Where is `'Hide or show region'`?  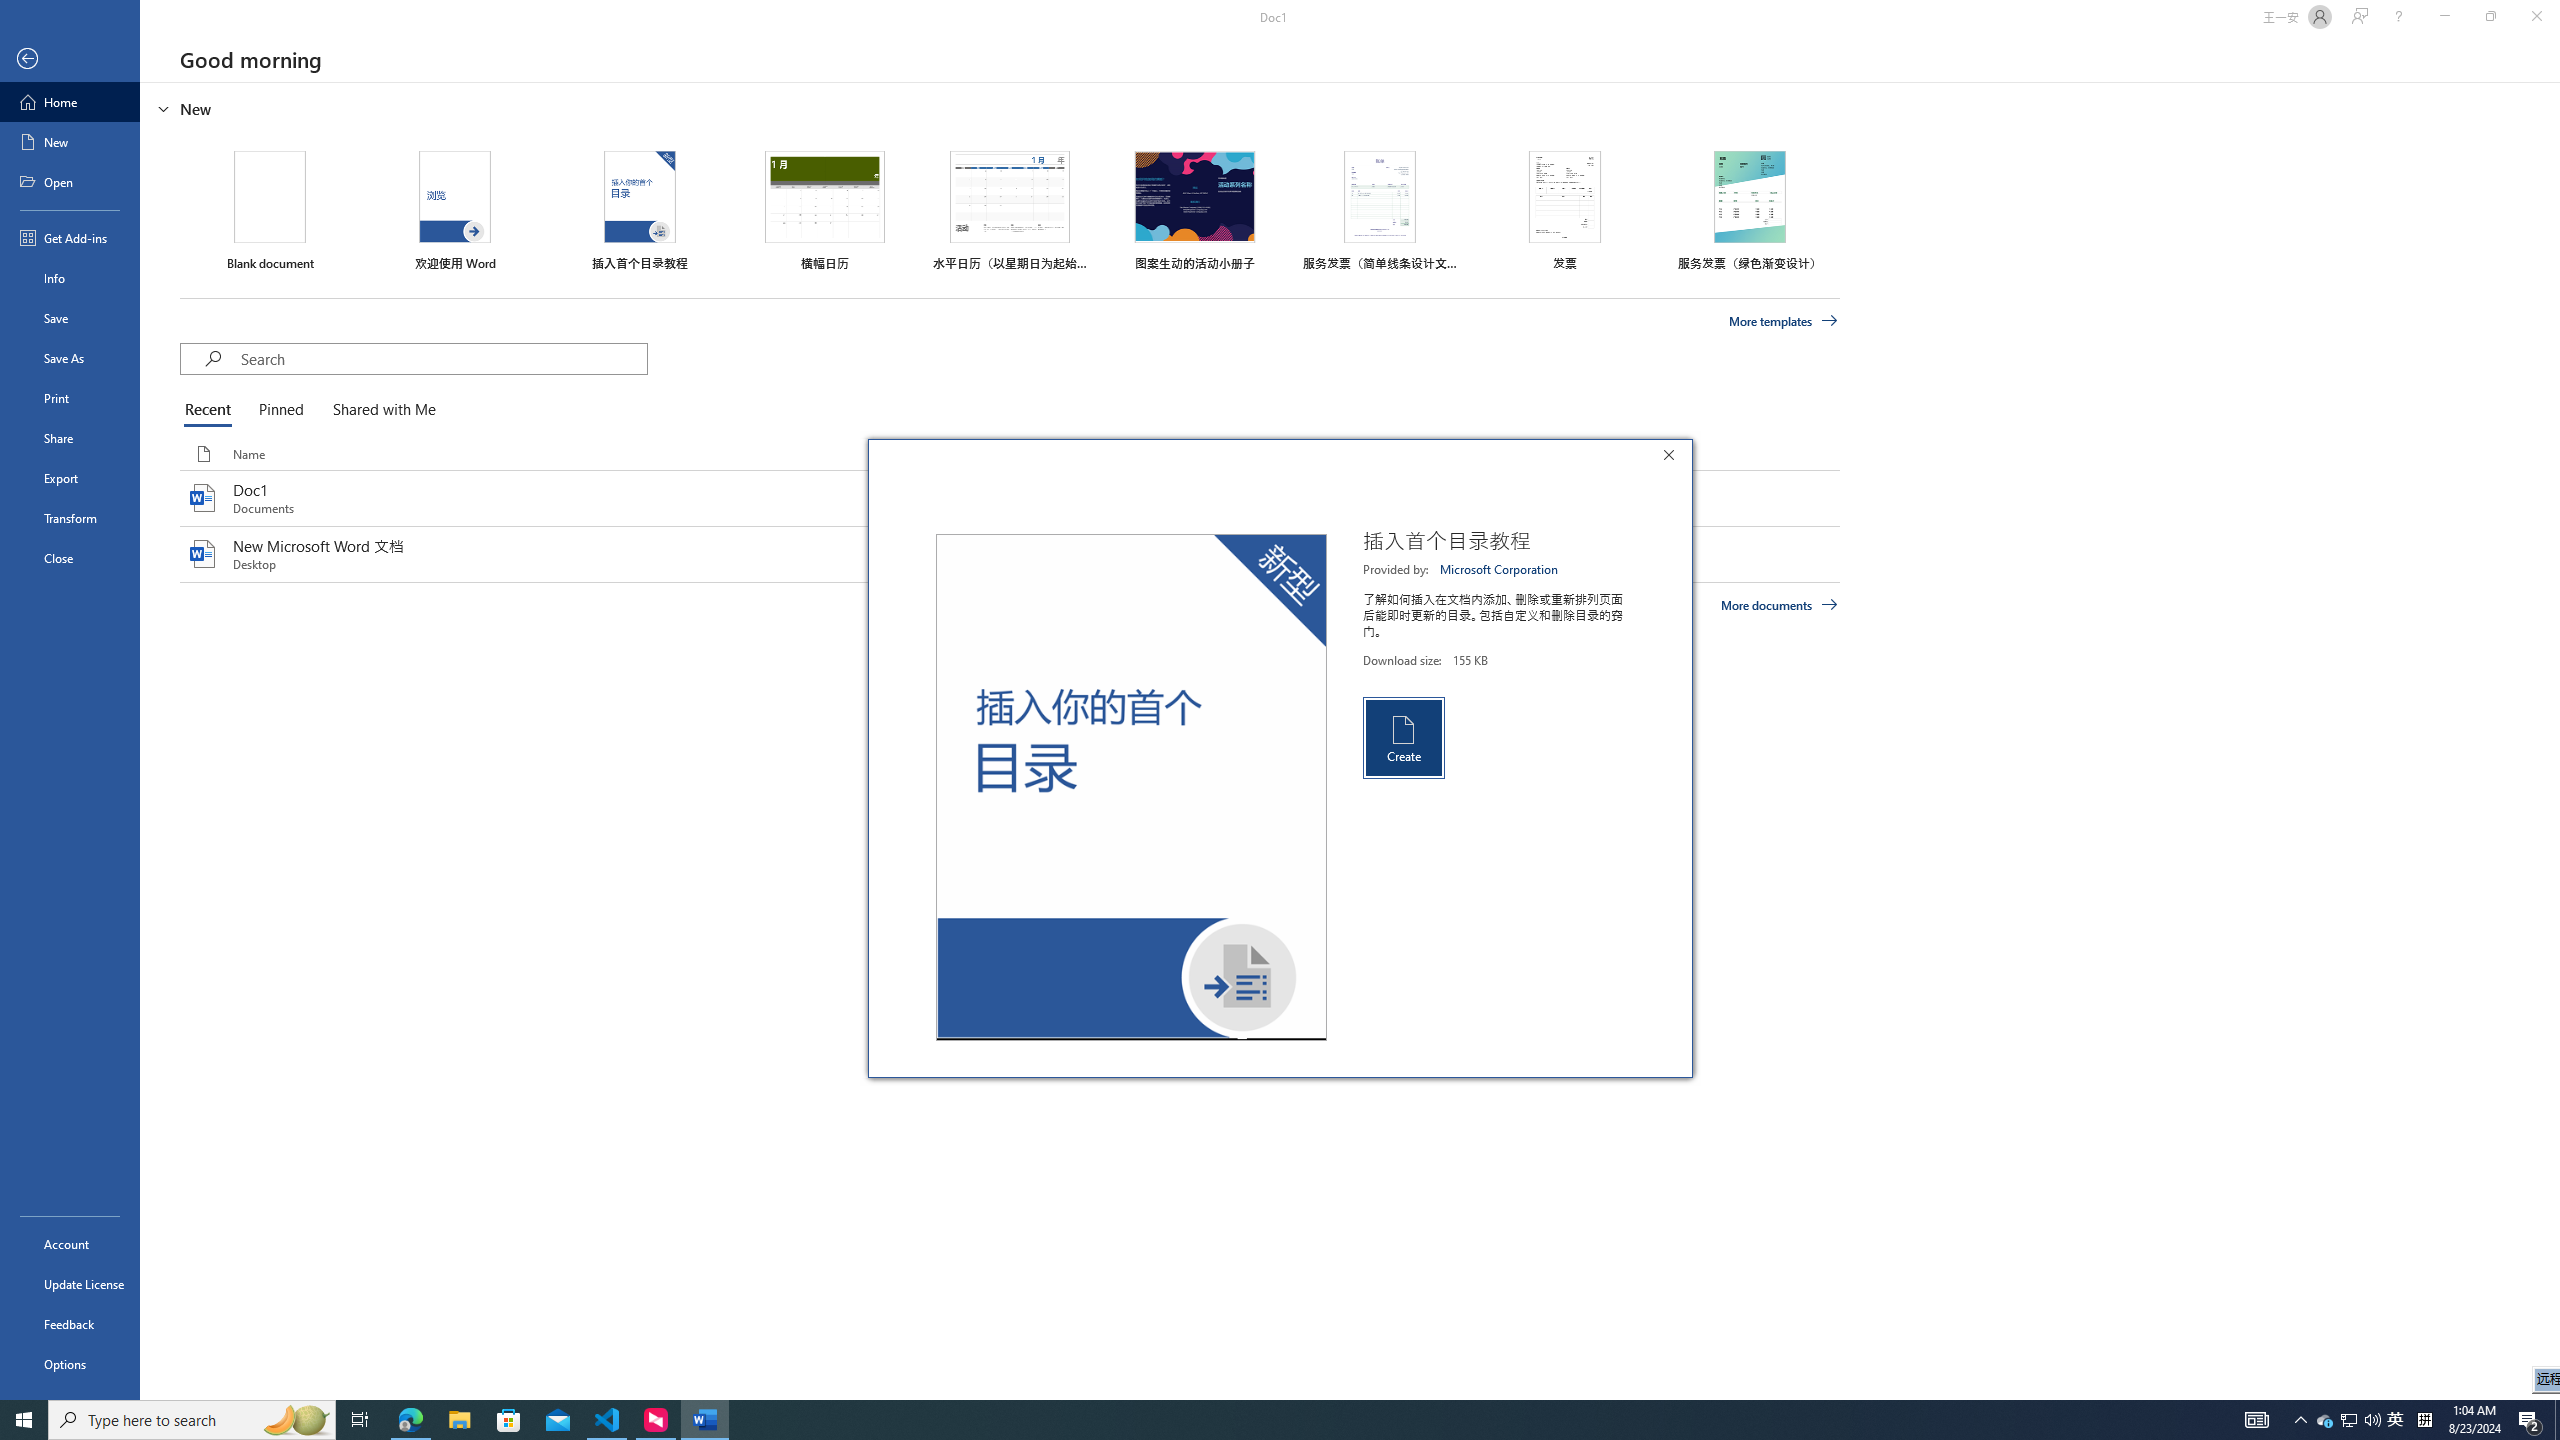
'Hide or show region' is located at coordinates (163, 107).